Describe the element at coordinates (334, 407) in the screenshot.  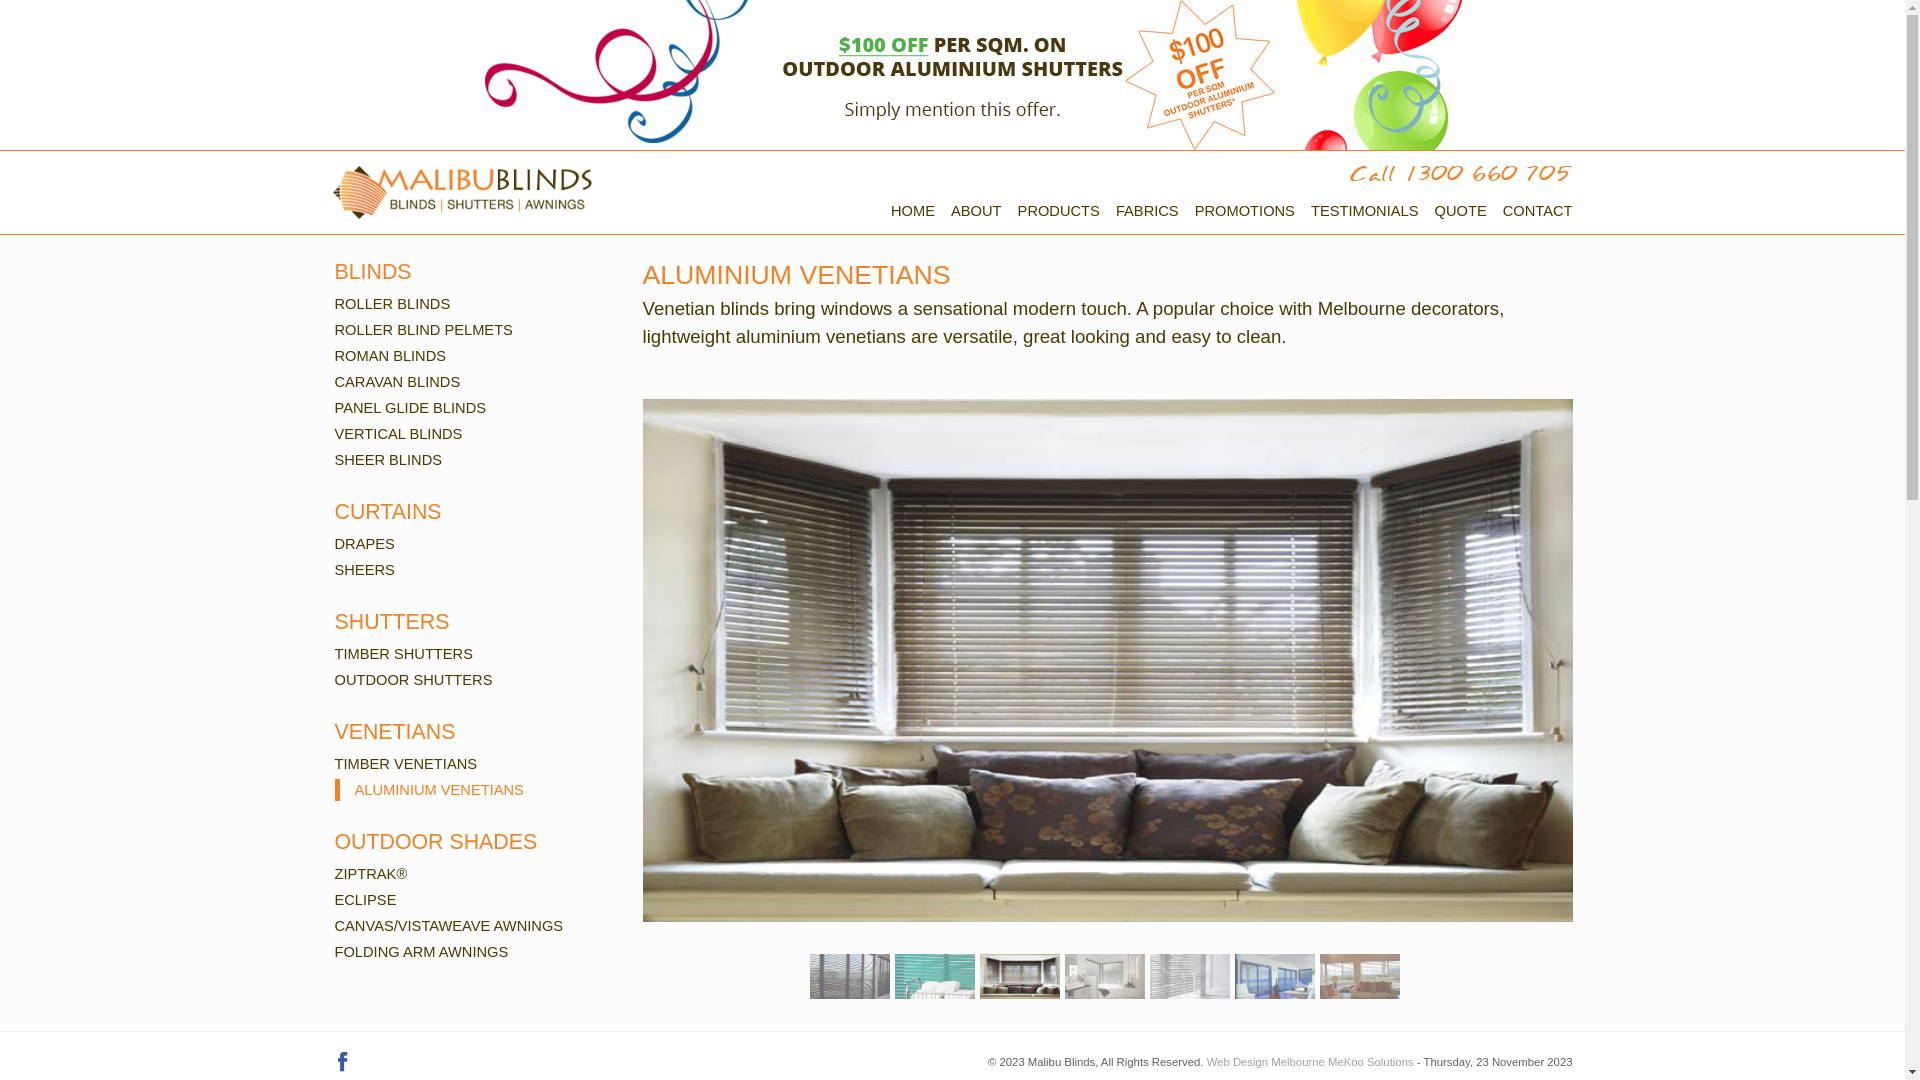
I see `'PANEL GLIDE BLINDS'` at that location.